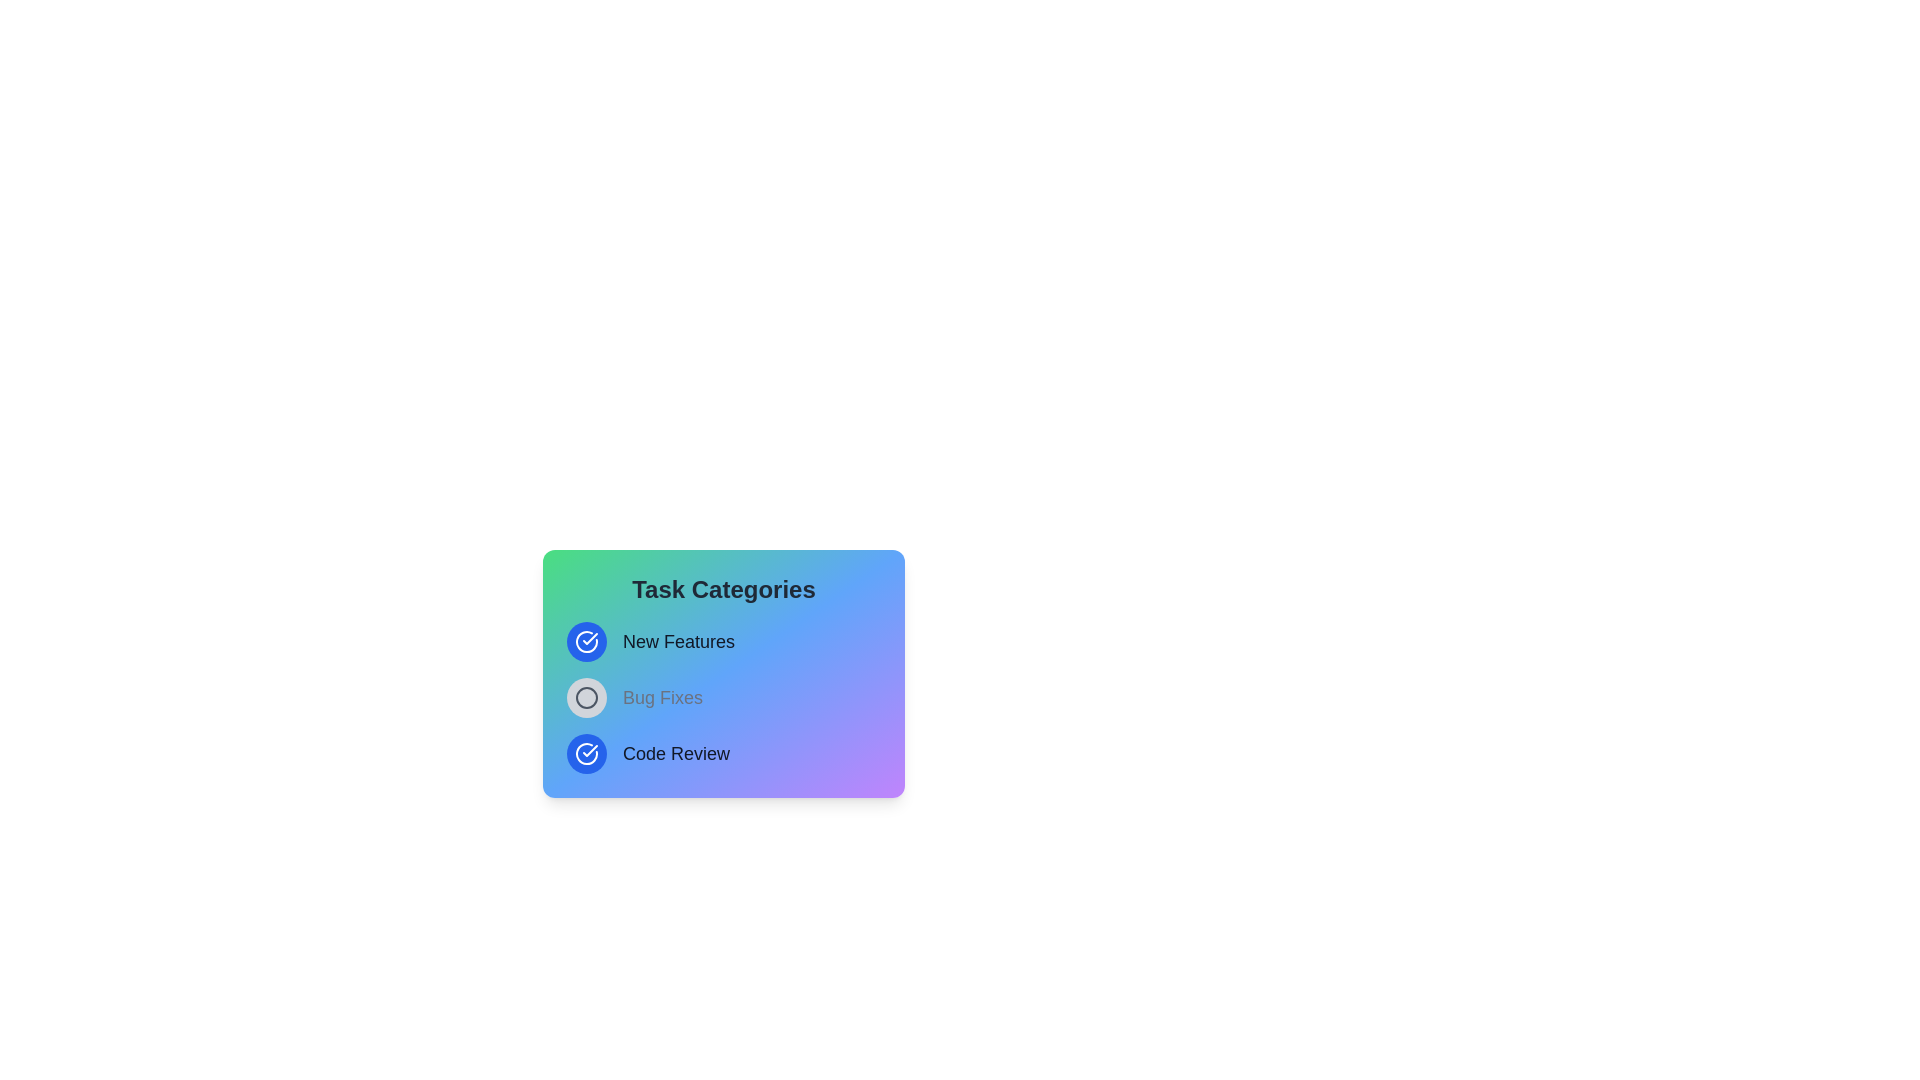  I want to click on the checklist item labeled Bug Fixes, so click(585, 697).